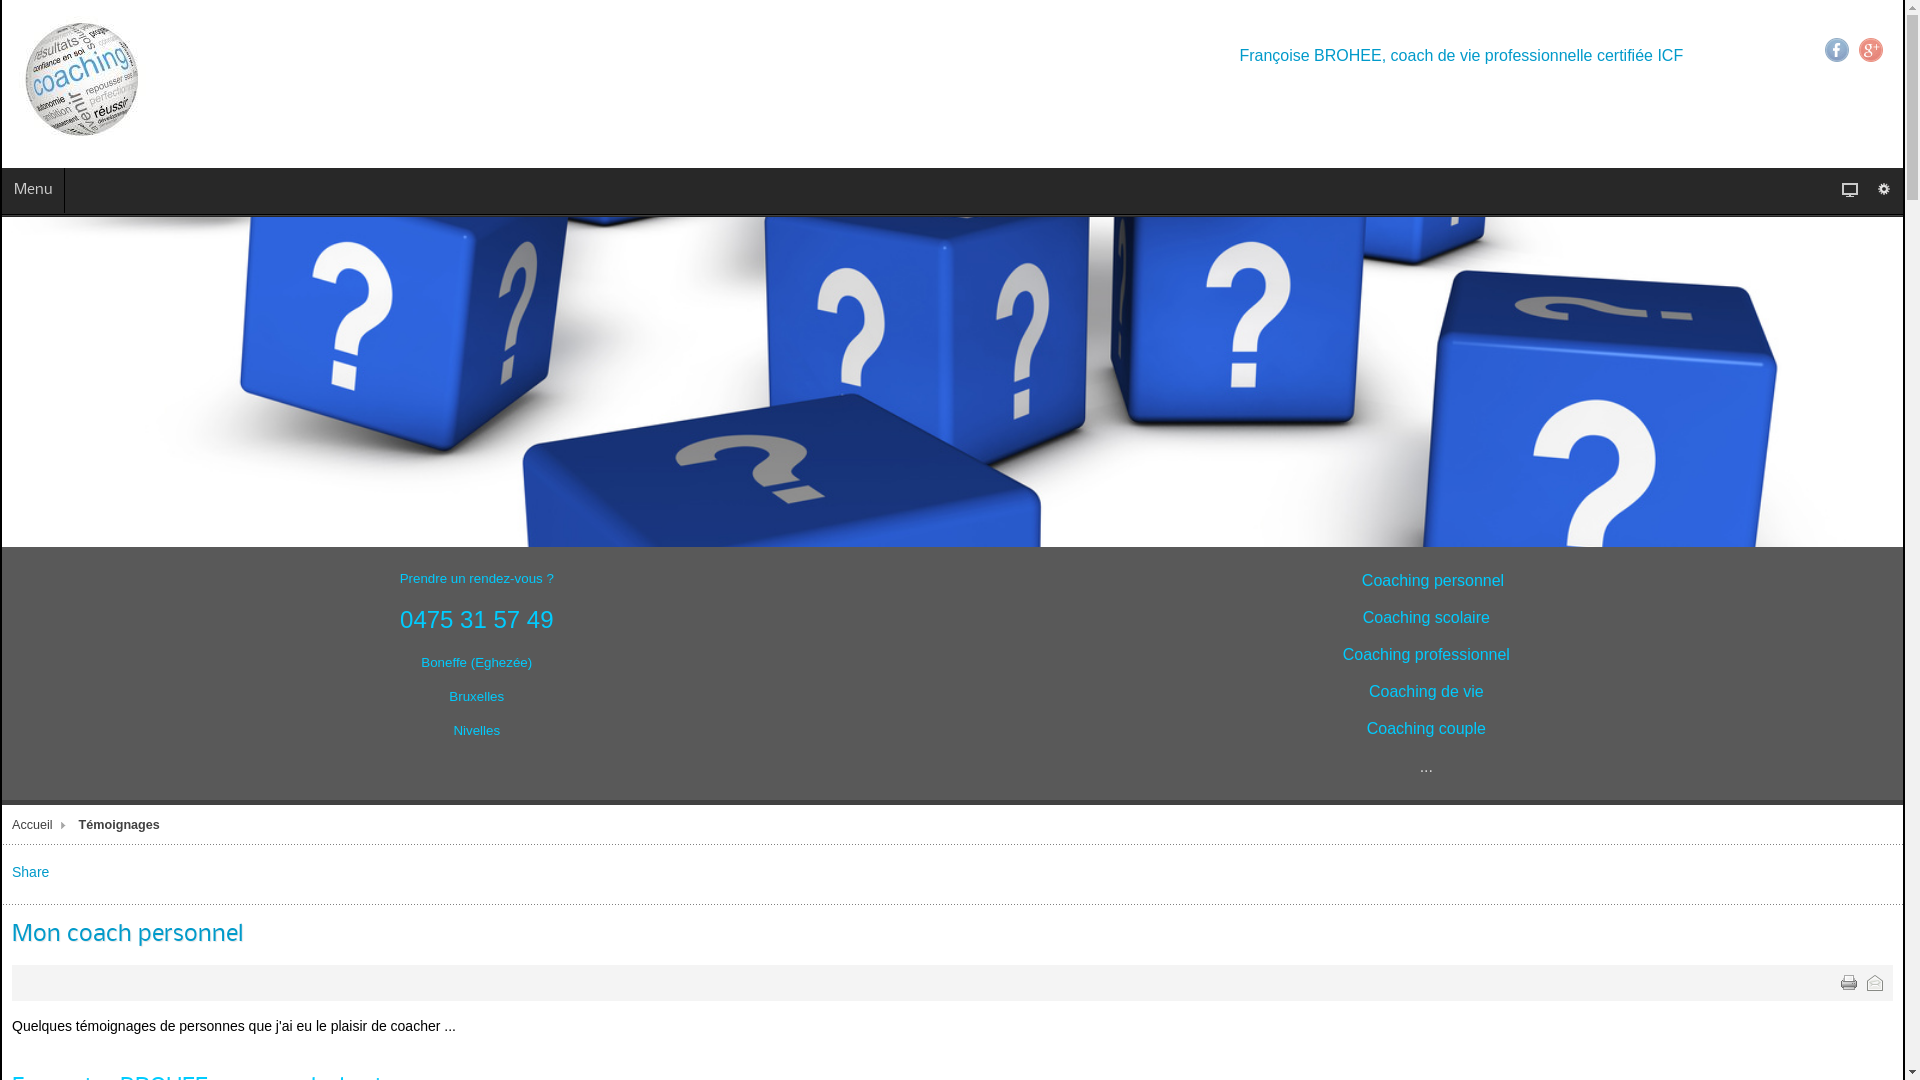 Image resolution: width=1920 pixels, height=1080 pixels. I want to click on ' ', so click(1874, 982).